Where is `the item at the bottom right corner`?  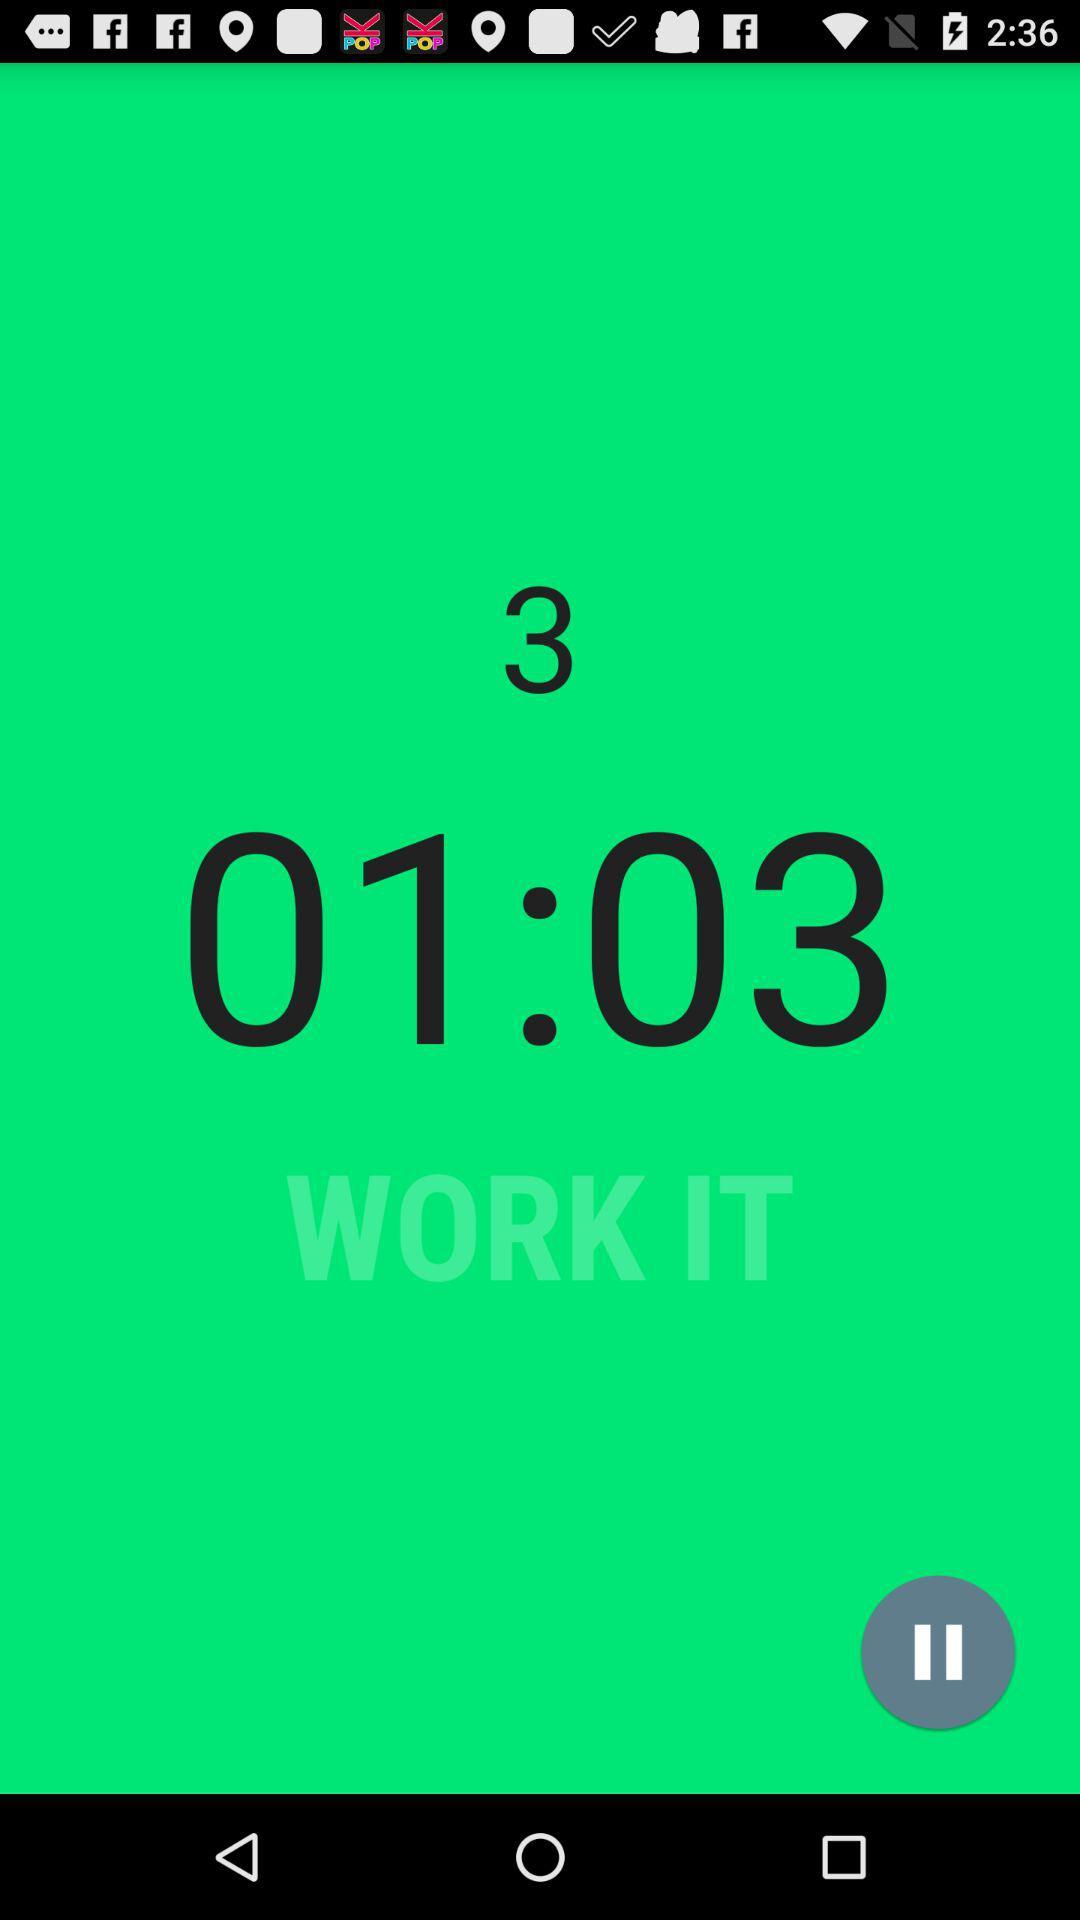 the item at the bottom right corner is located at coordinates (938, 1652).